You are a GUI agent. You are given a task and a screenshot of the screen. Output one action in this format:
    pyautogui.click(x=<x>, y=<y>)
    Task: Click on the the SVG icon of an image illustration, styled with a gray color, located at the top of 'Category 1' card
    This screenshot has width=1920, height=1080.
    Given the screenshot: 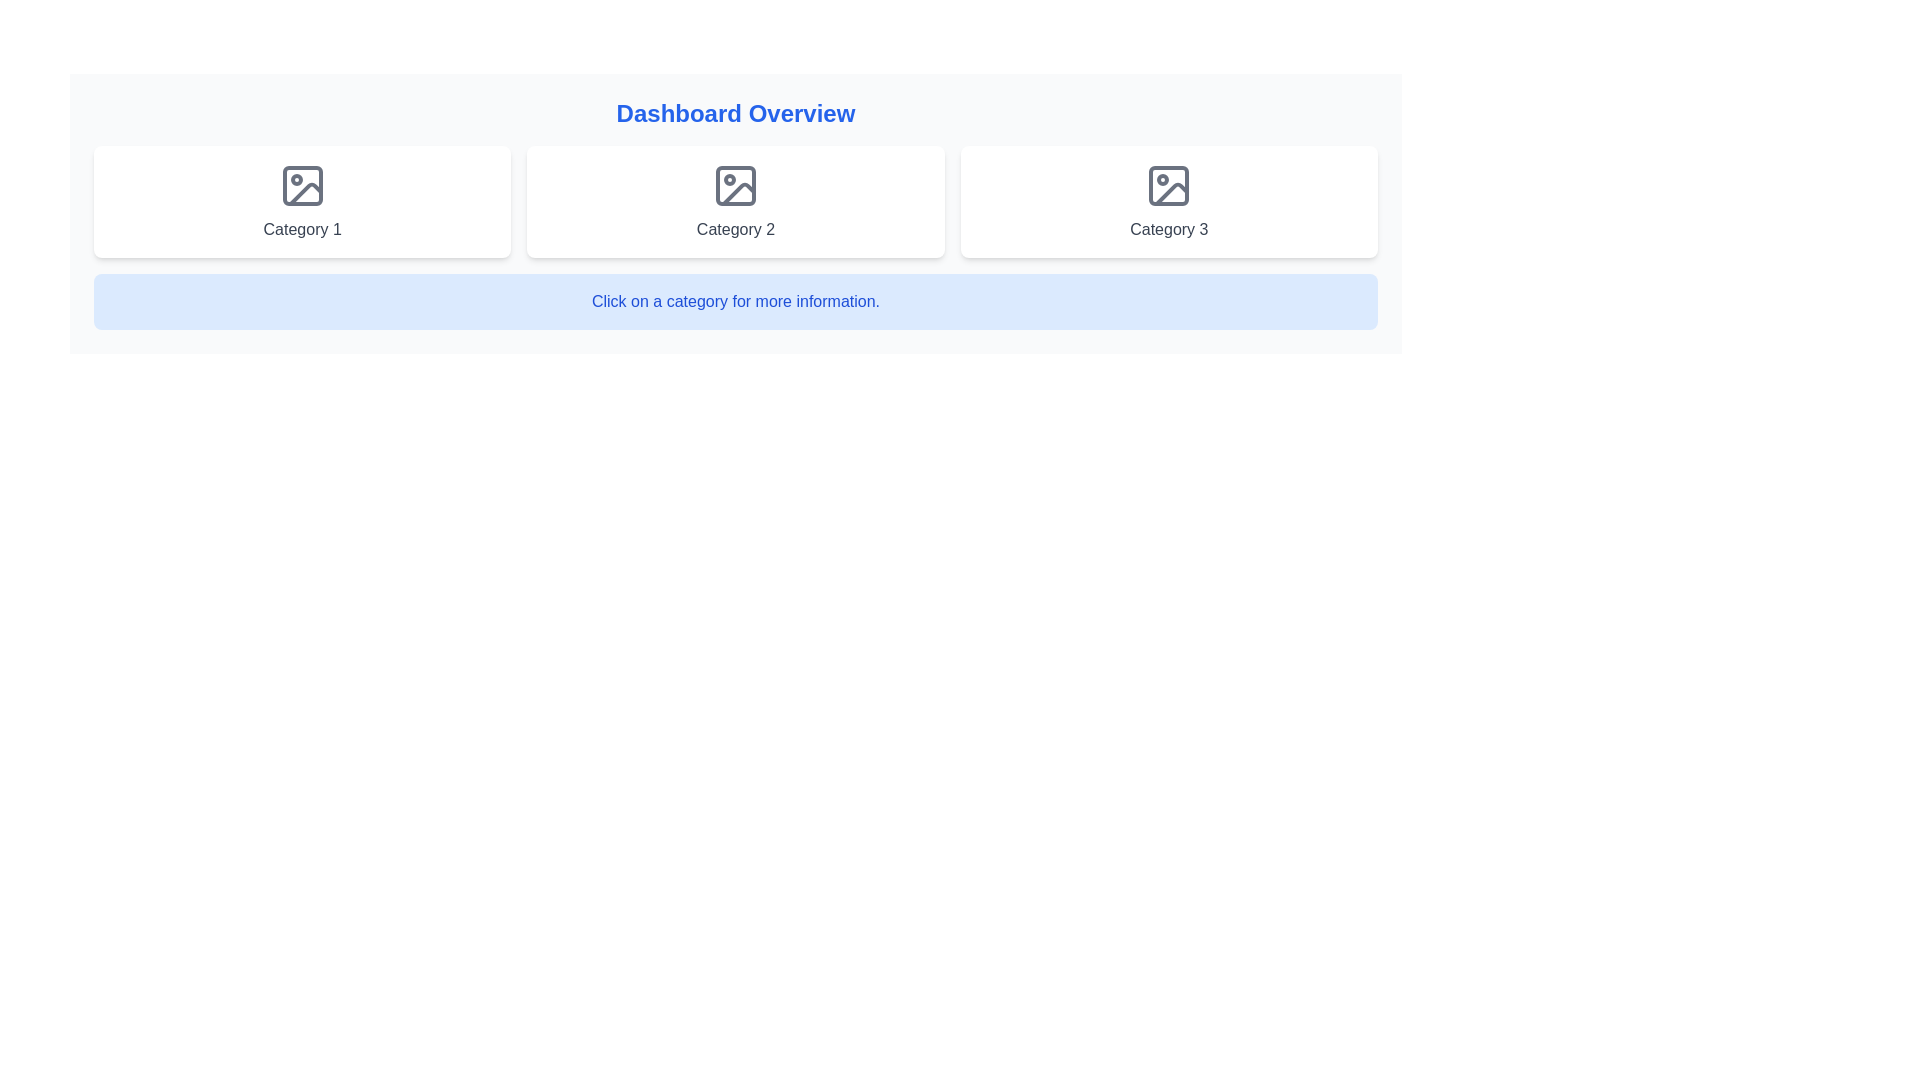 What is the action you would take?
    pyautogui.click(x=301, y=185)
    